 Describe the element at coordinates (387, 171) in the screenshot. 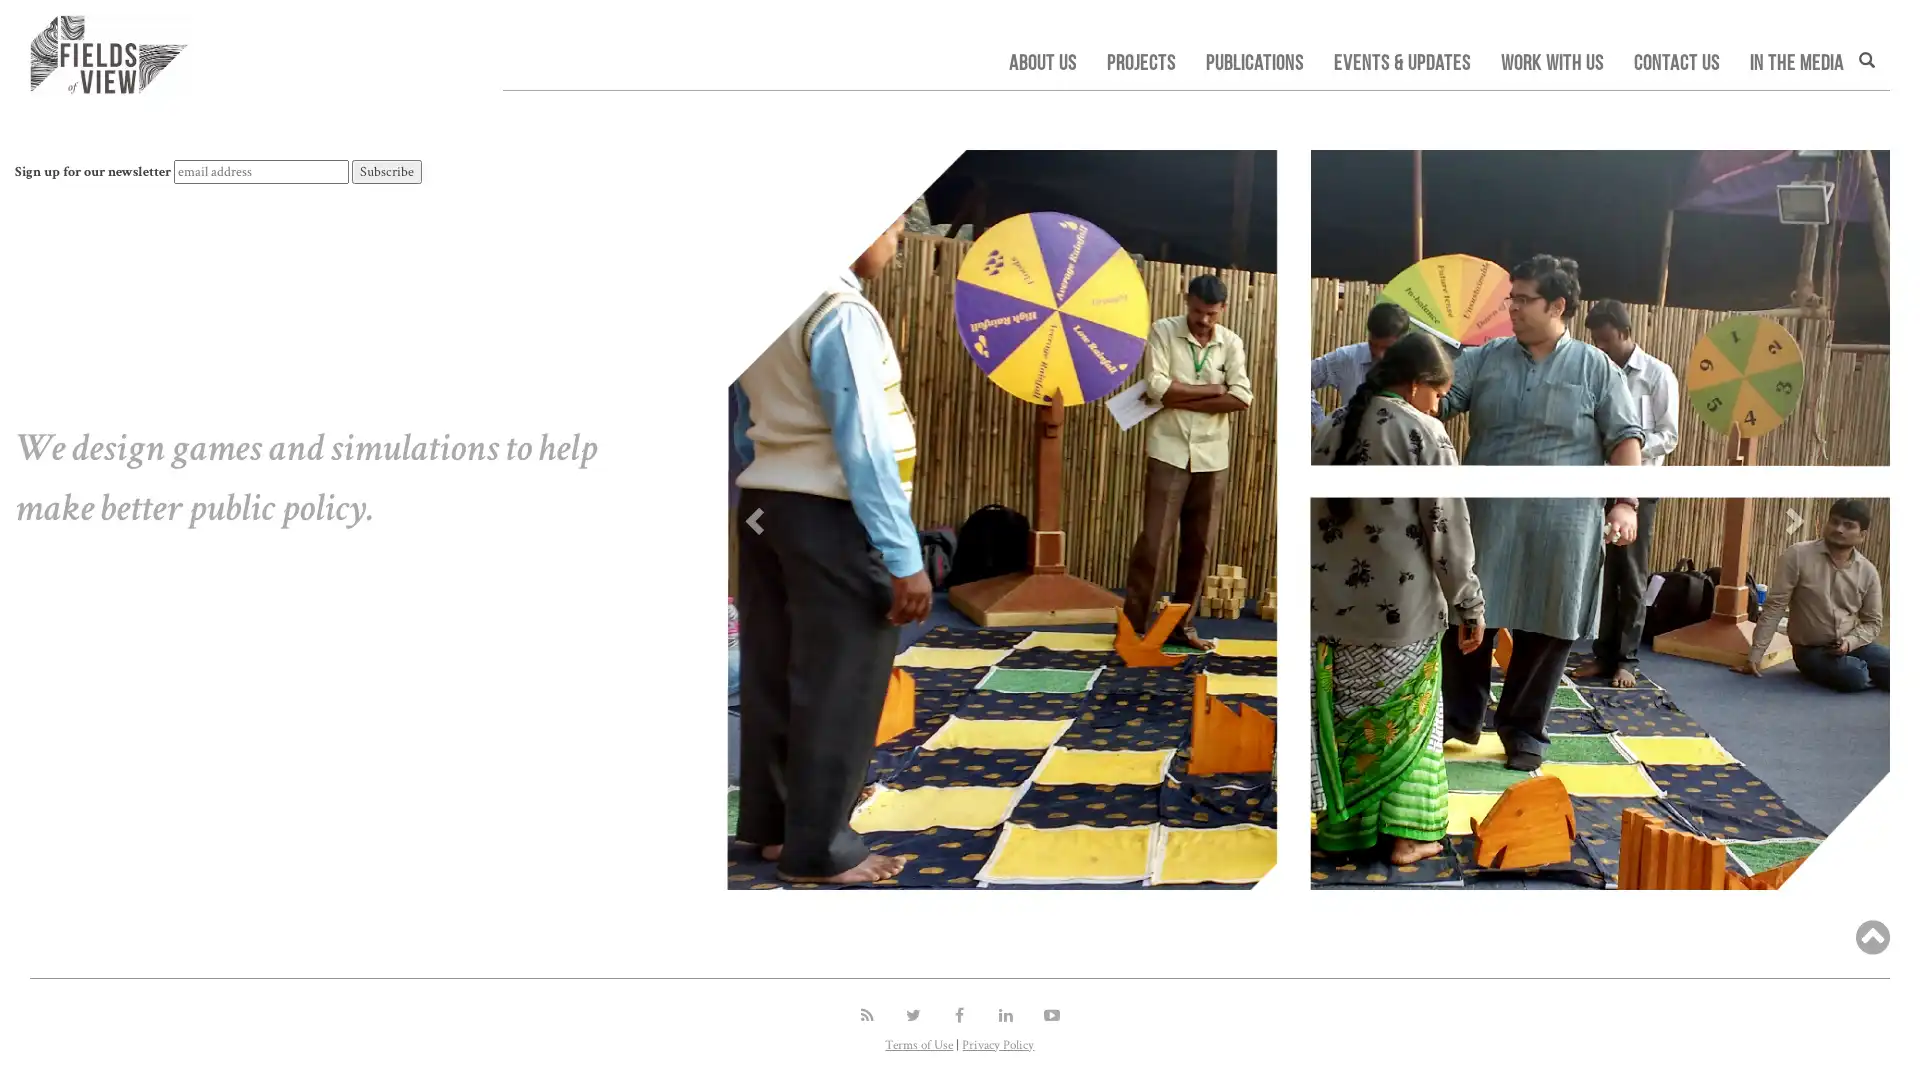

I see `Subscribe` at that location.